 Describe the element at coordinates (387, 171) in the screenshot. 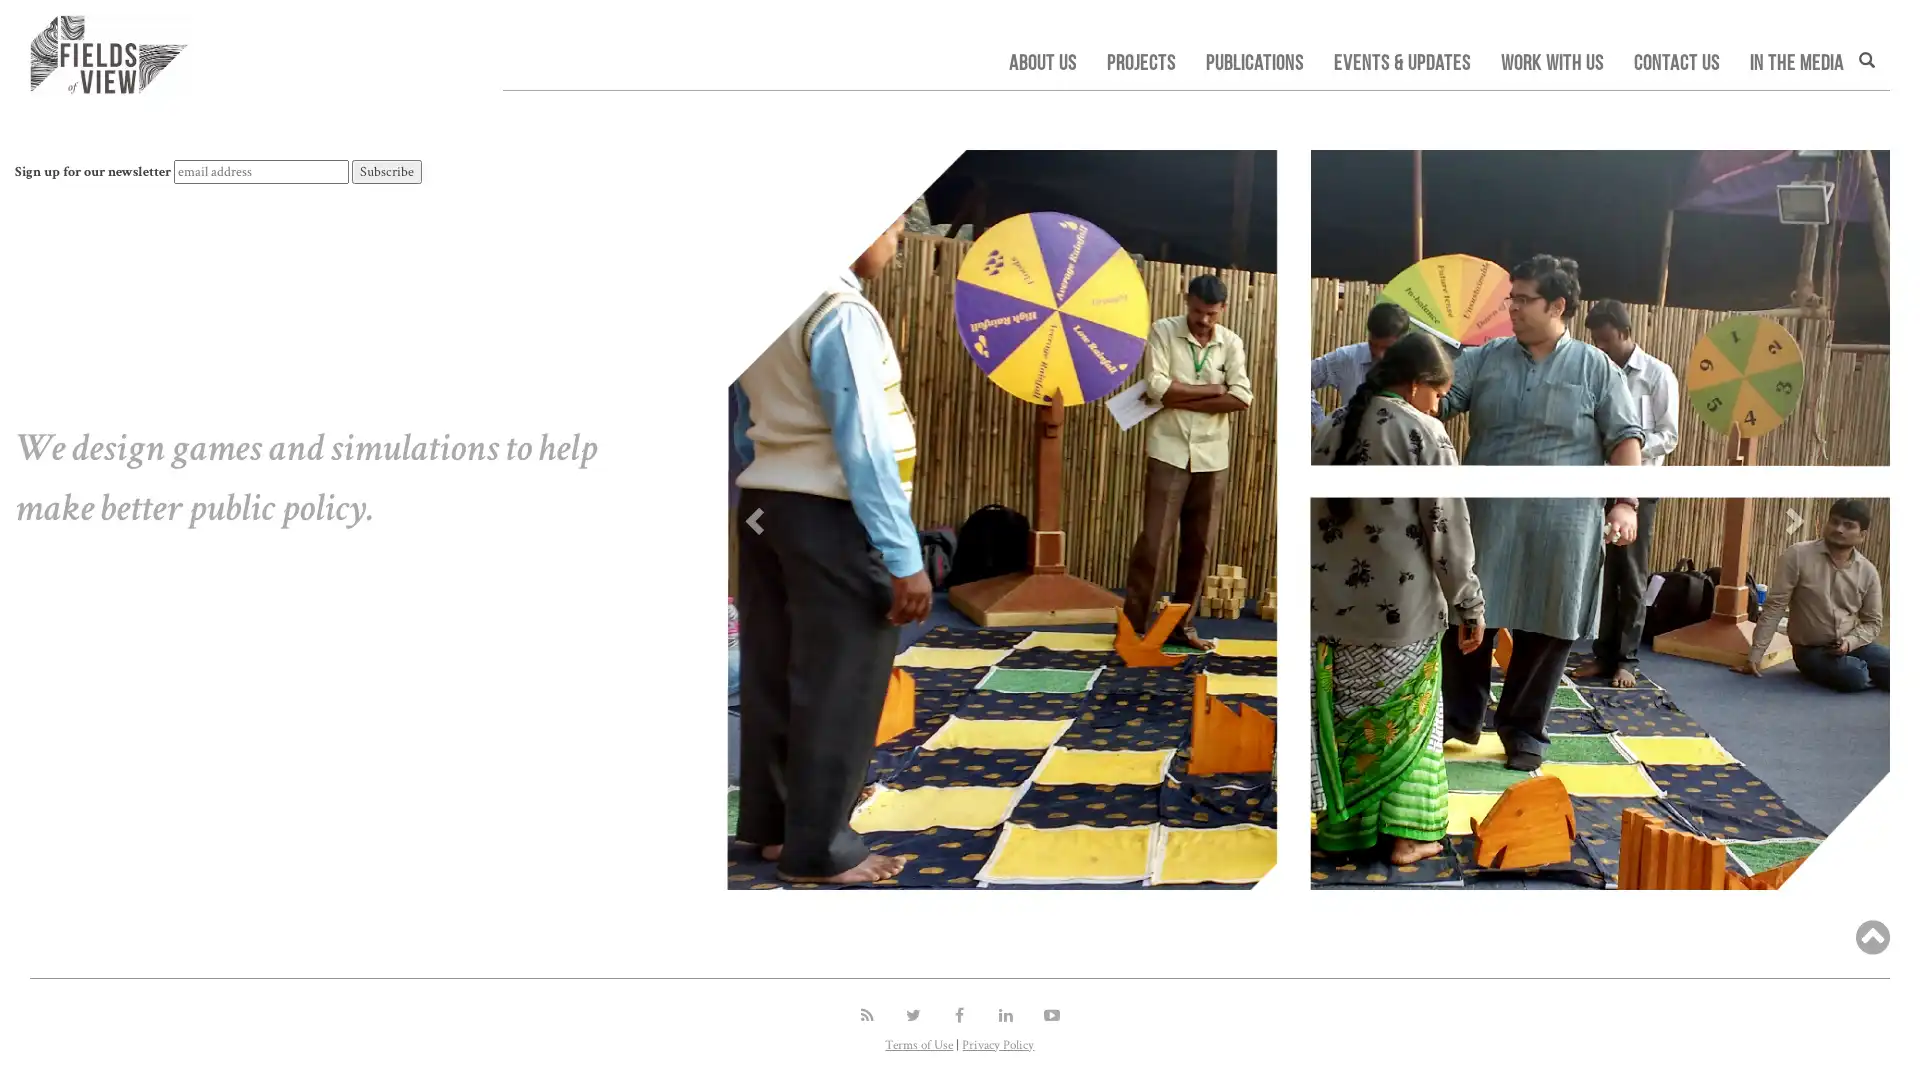

I see `Subscribe` at that location.